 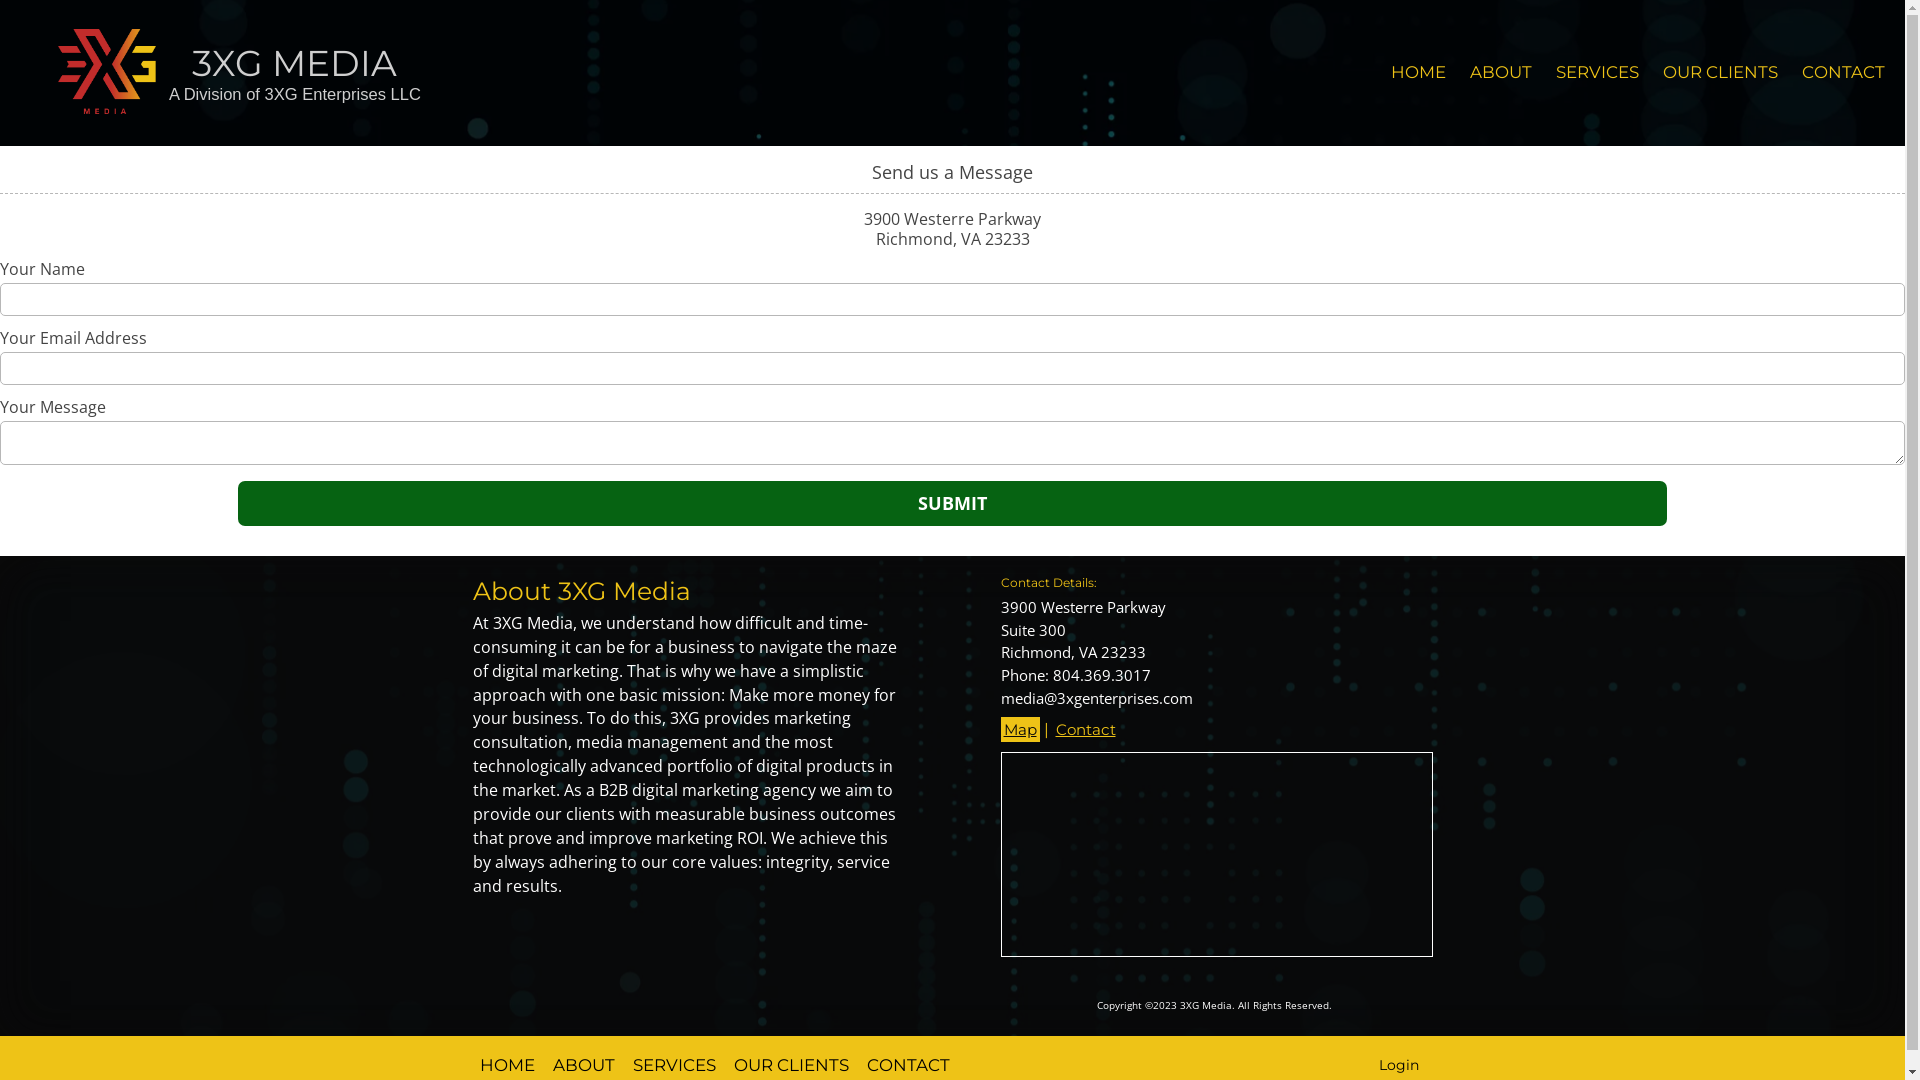 I want to click on '804.369.3017', so click(x=1050, y=675).